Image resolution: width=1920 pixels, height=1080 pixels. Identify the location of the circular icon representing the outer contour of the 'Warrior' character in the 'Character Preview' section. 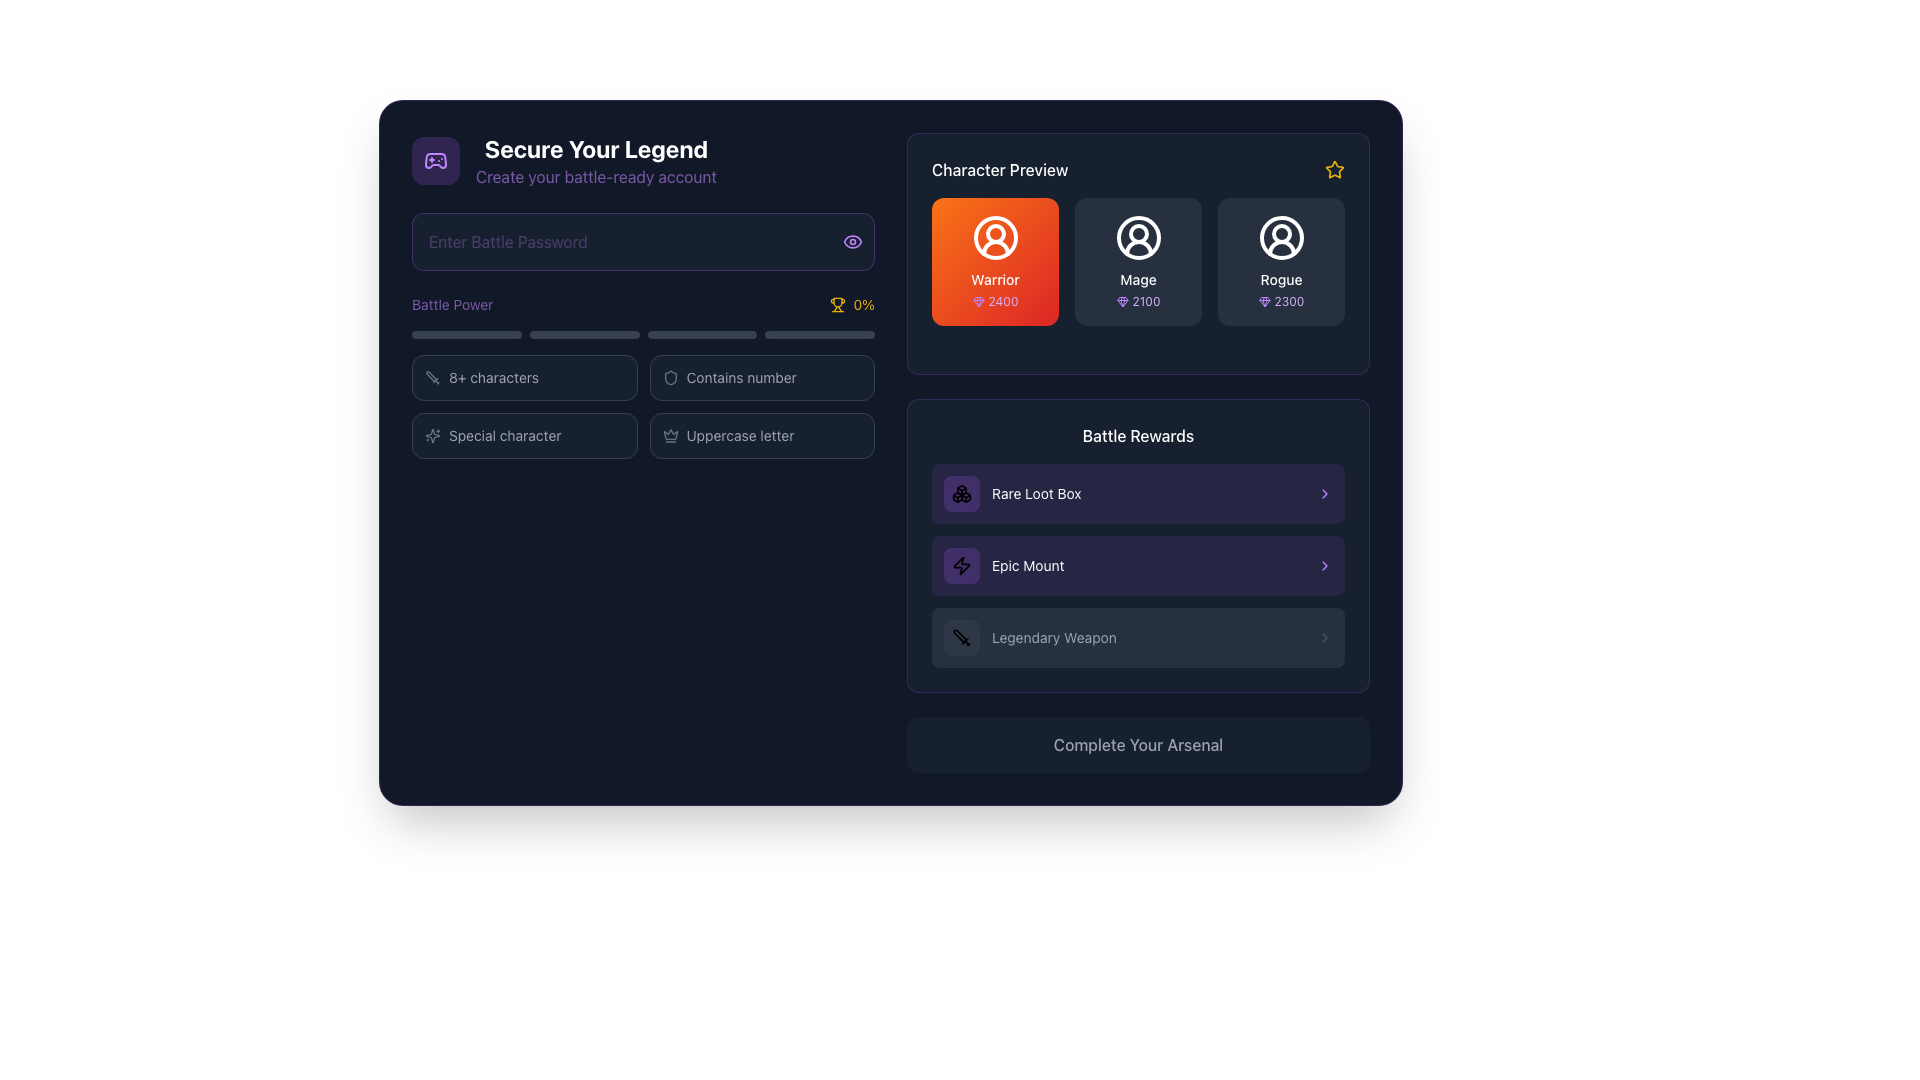
(995, 237).